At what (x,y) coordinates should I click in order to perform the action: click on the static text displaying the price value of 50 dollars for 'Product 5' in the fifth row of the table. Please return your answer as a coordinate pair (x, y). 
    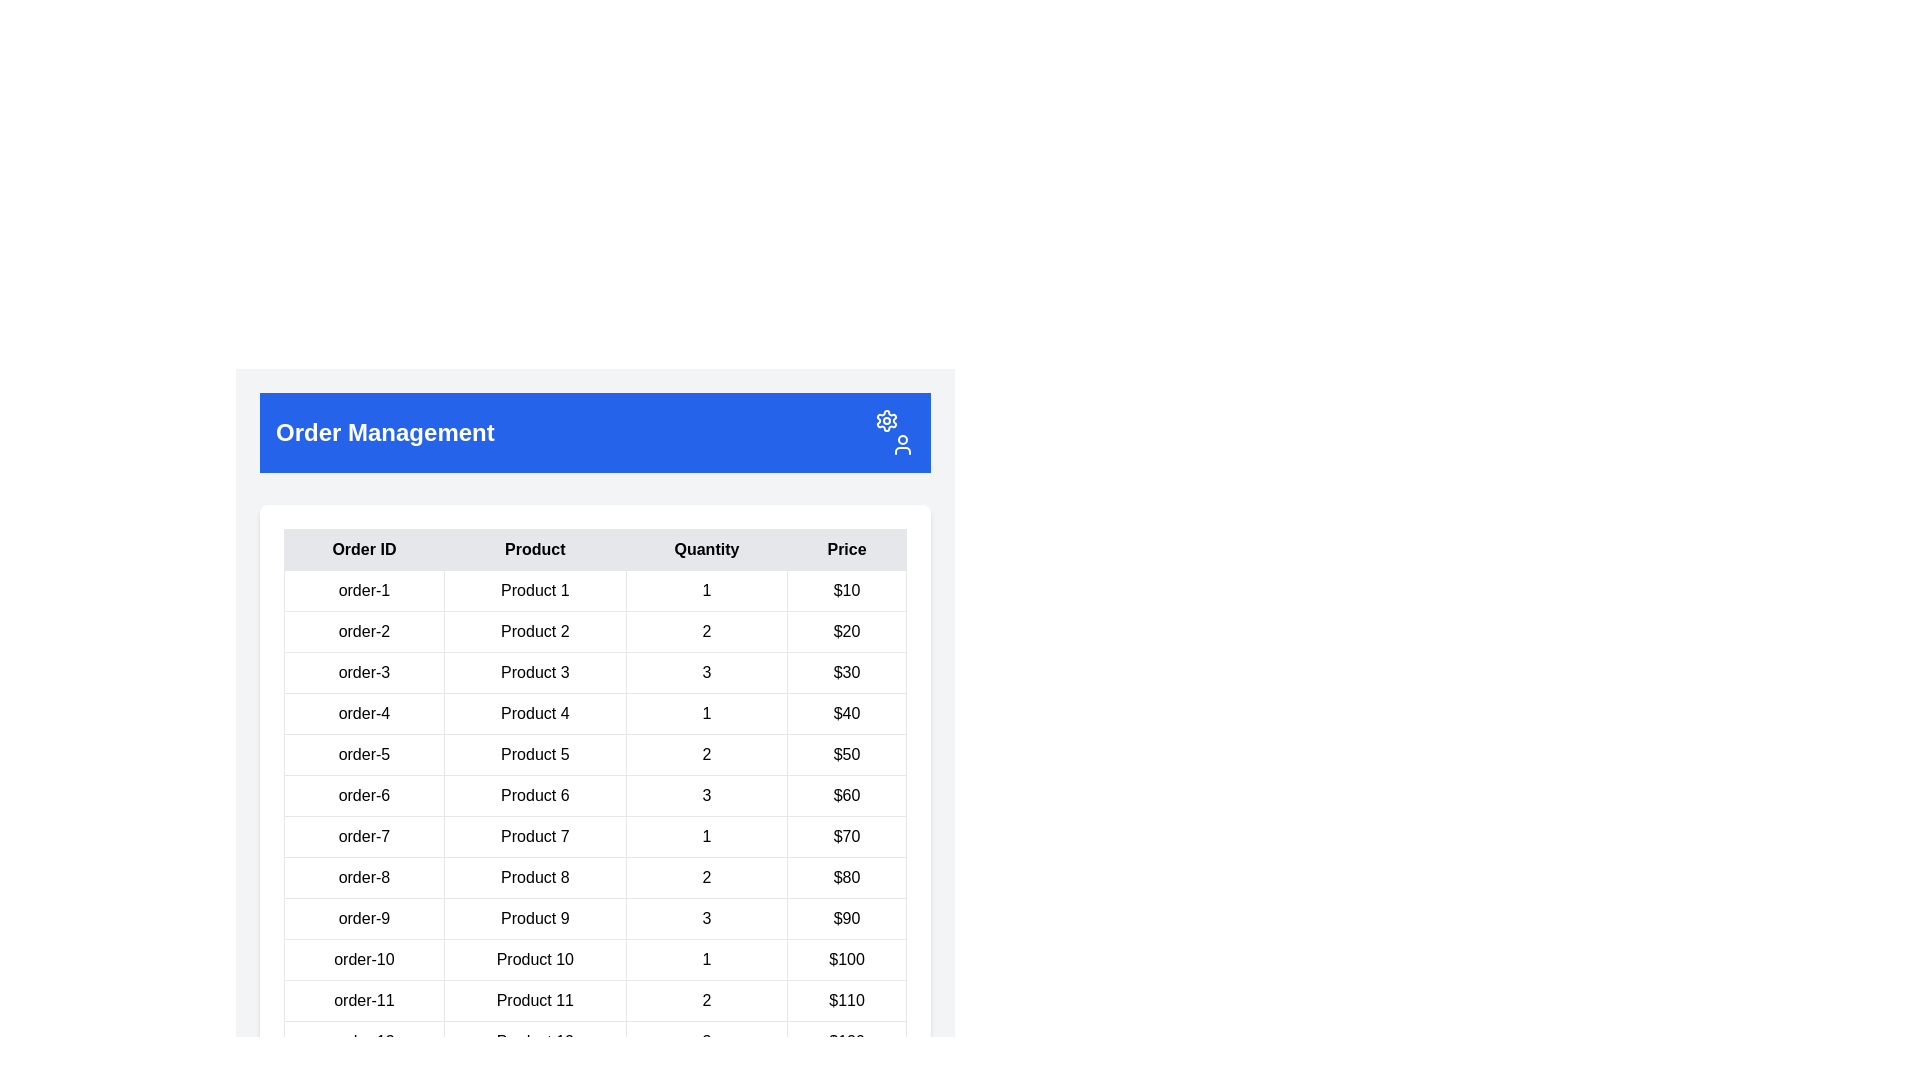
    Looking at the image, I should click on (847, 755).